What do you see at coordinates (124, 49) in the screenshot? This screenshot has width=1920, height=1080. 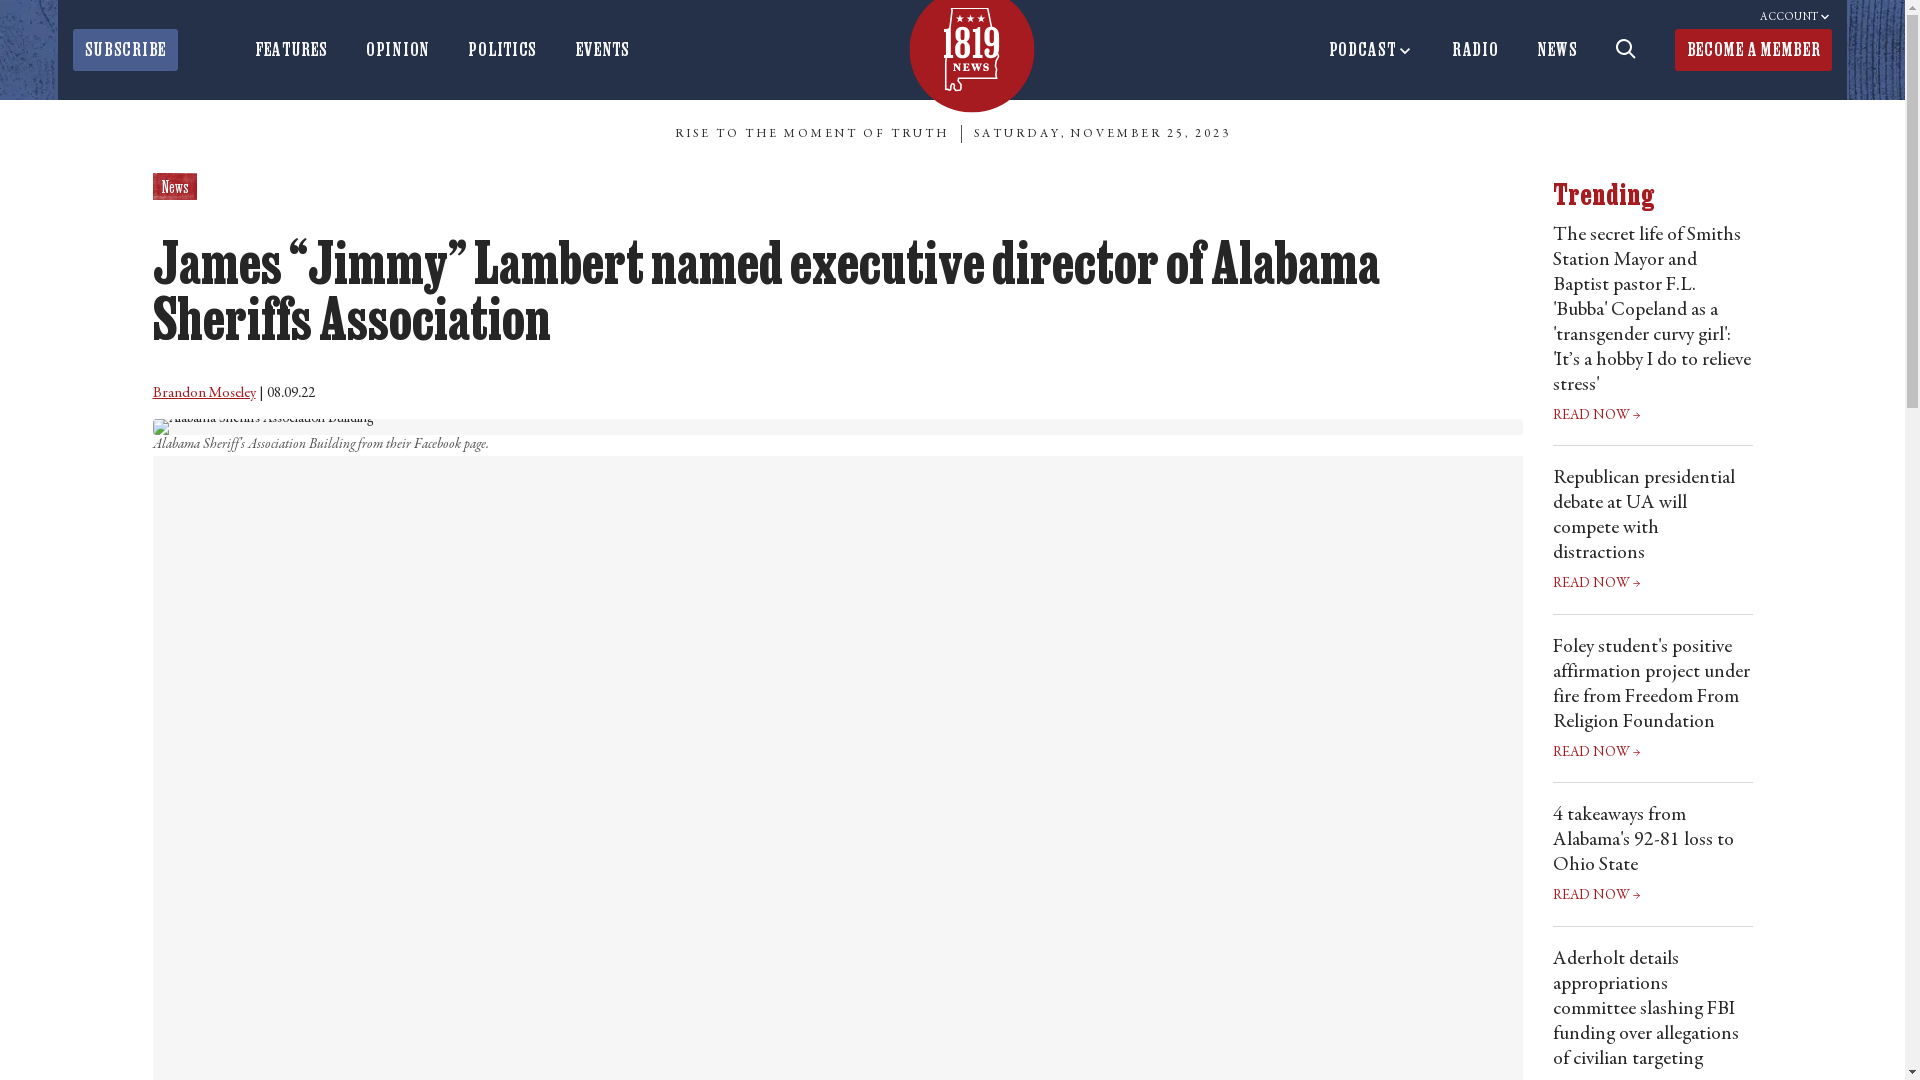 I see `'SUBSCRIBE'` at bounding box center [124, 49].